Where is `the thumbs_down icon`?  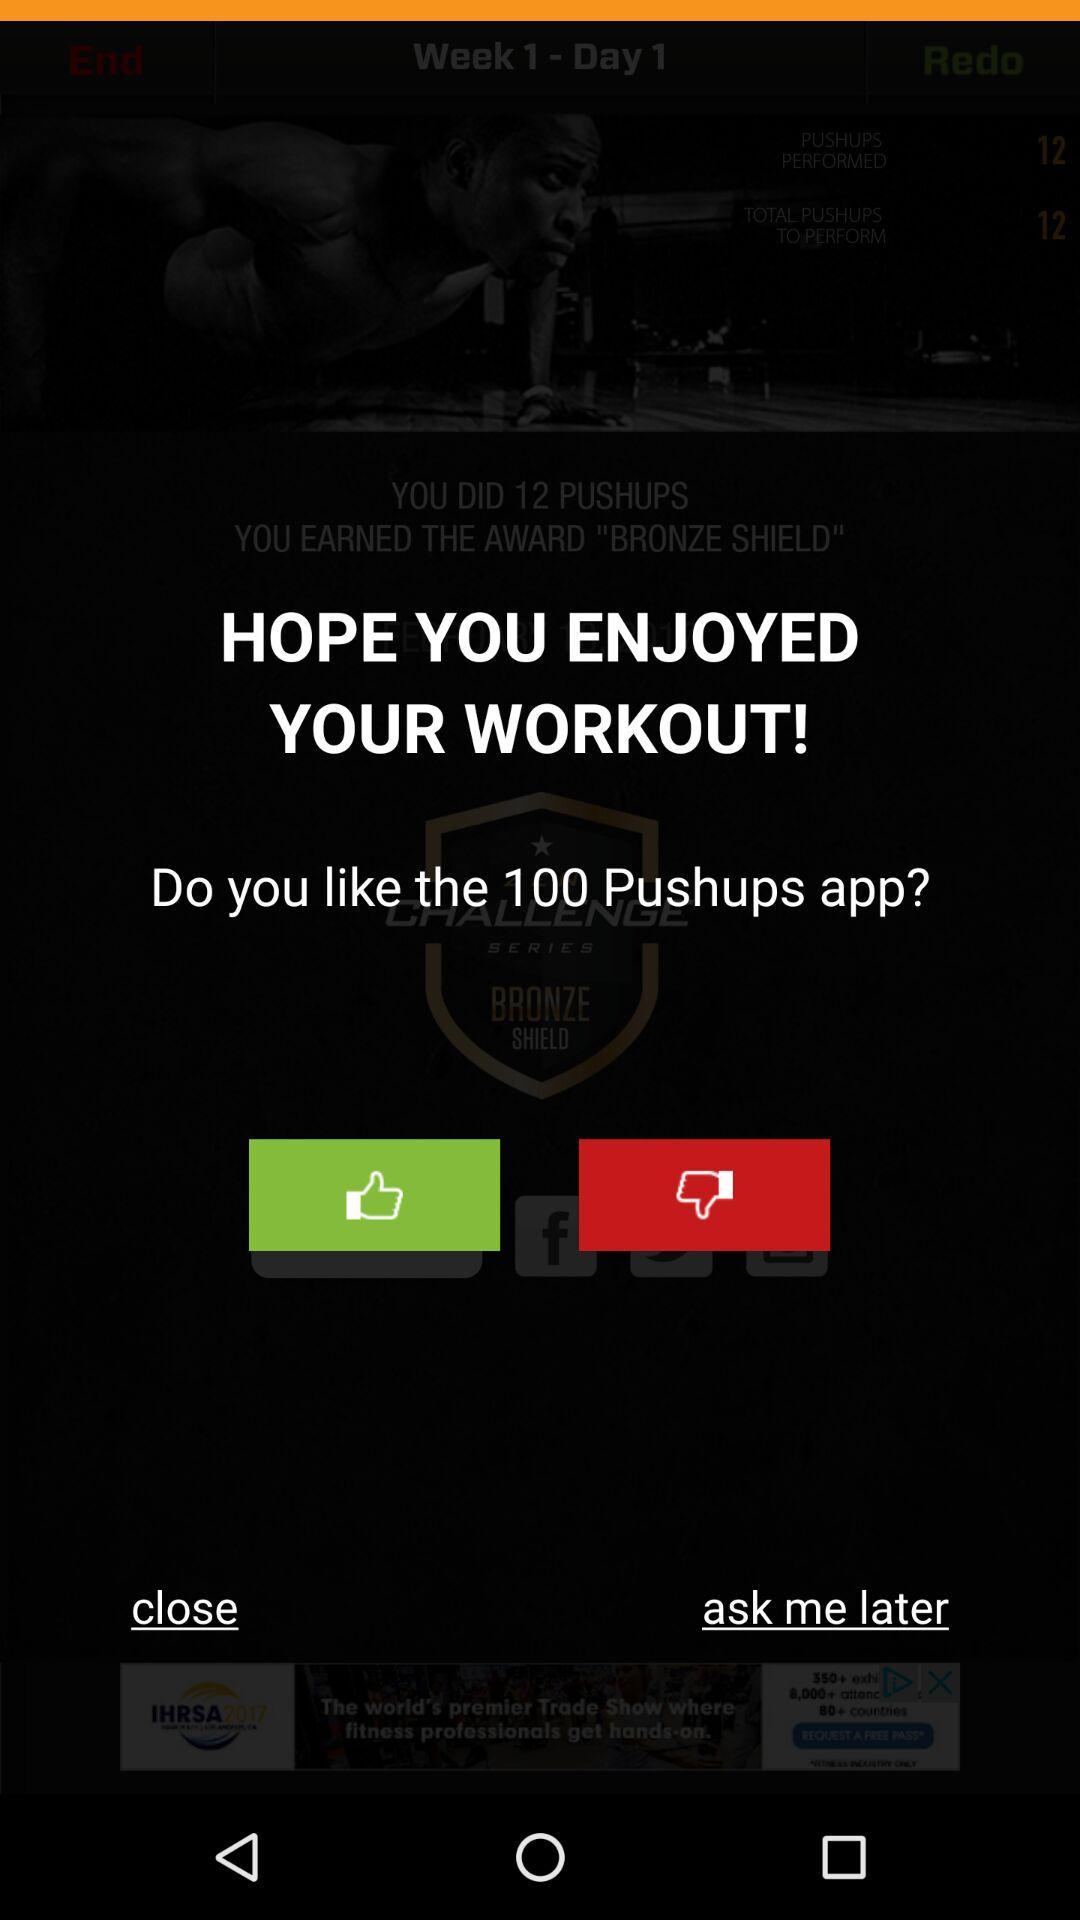
the thumbs_down icon is located at coordinates (703, 1278).